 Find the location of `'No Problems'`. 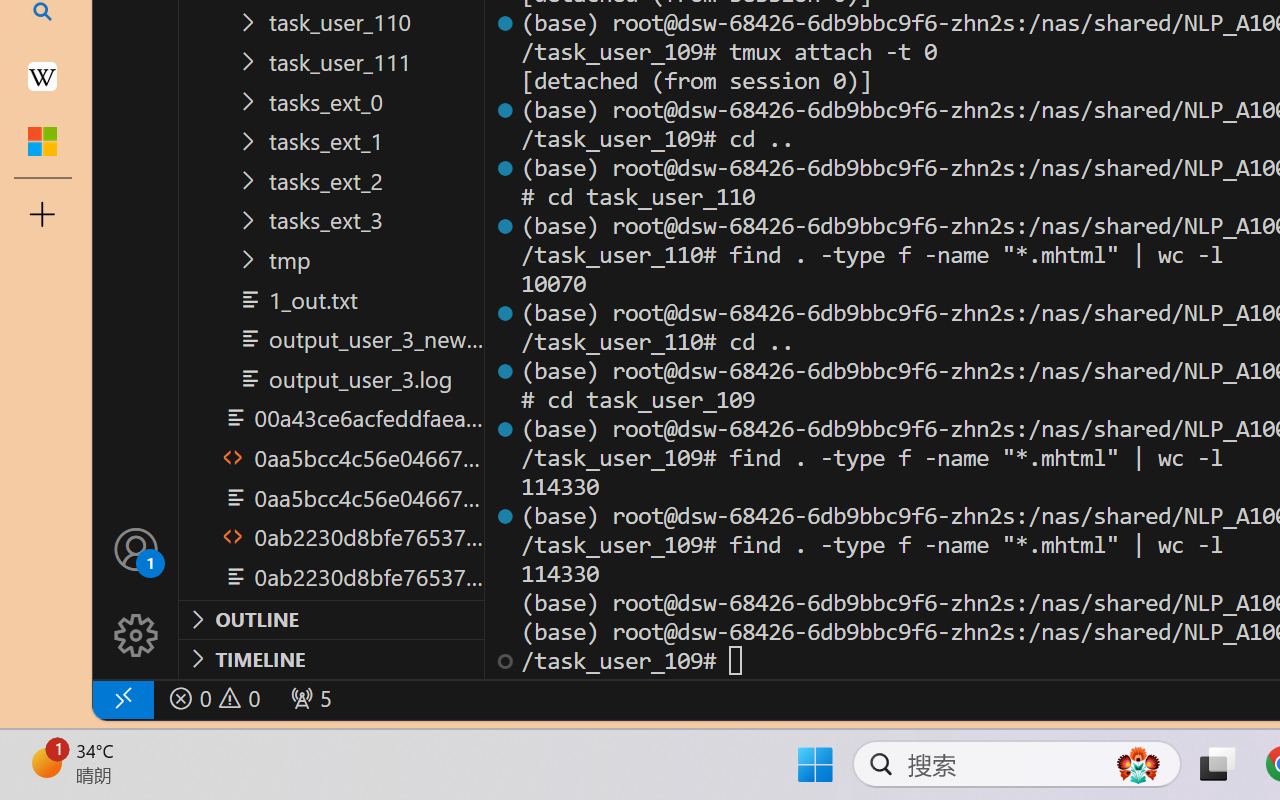

'No Problems' is located at coordinates (213, 698).